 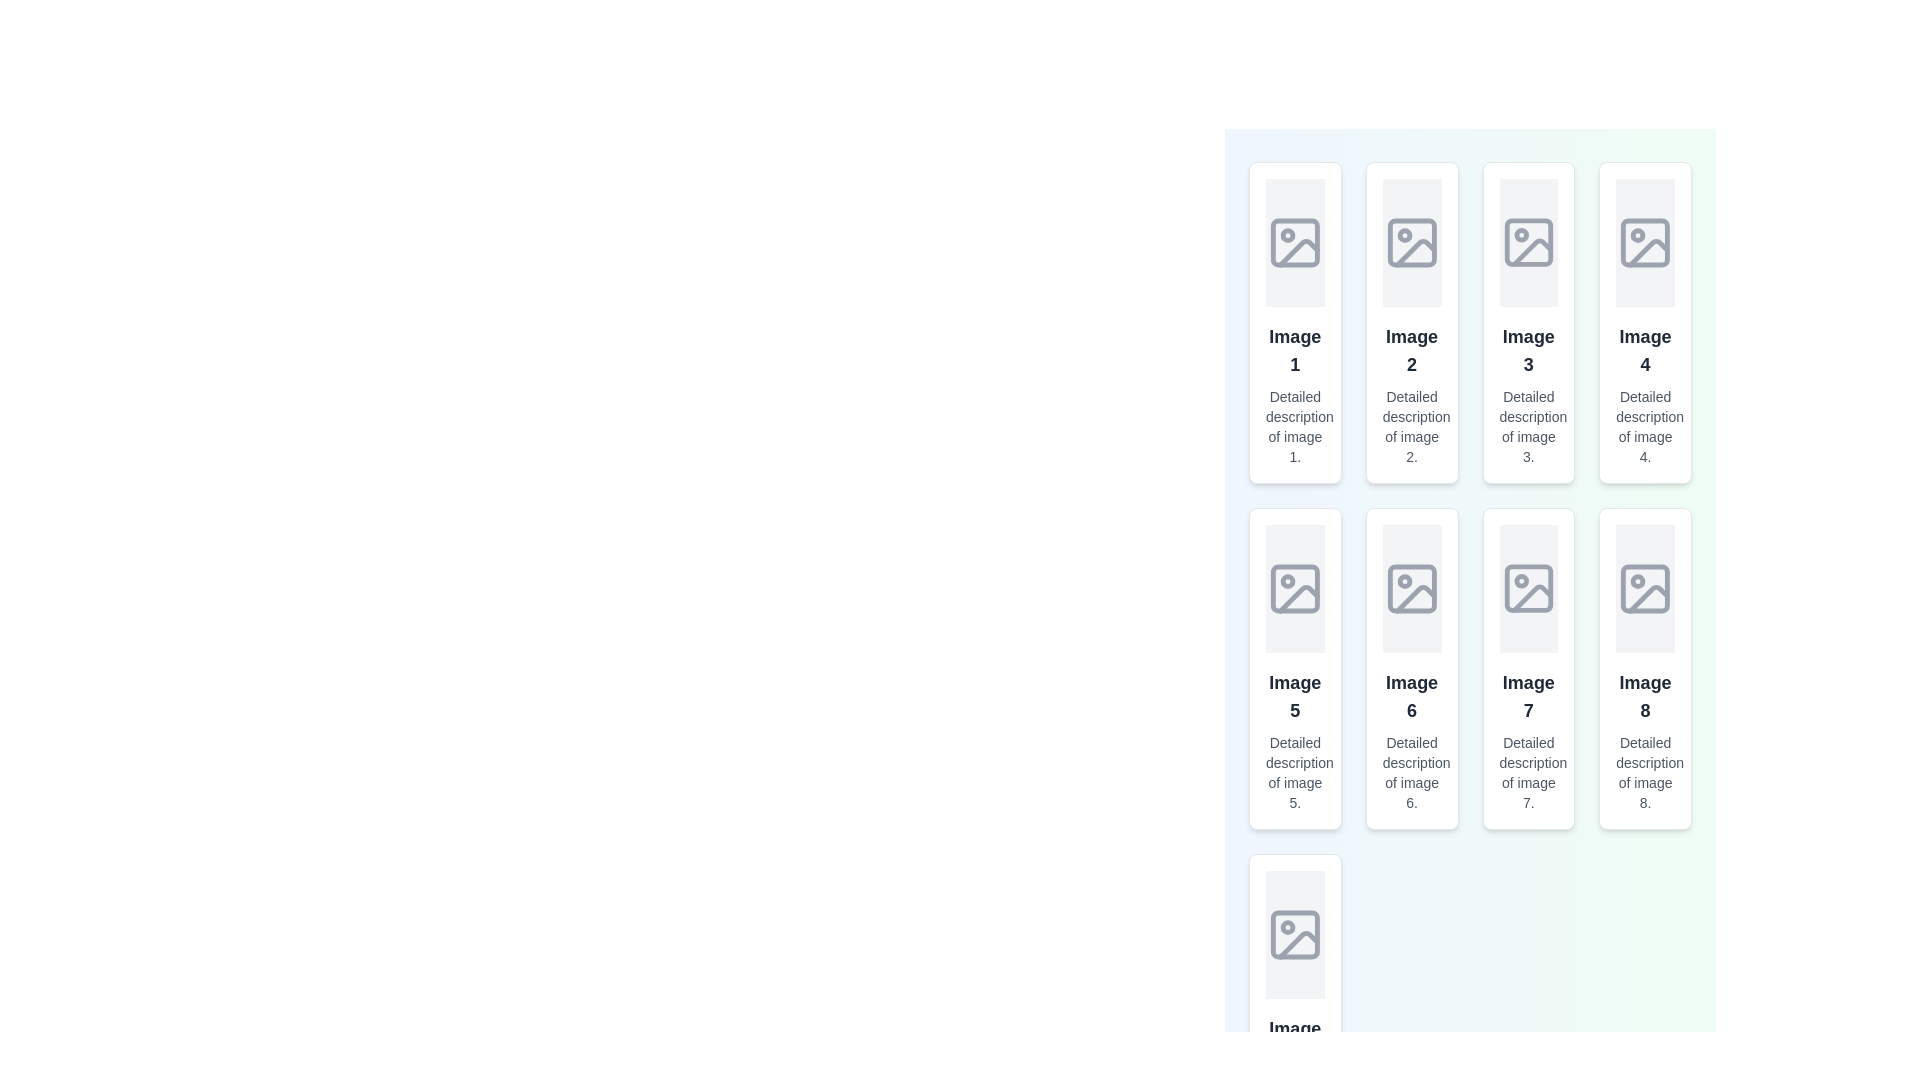 What do you see at coordinates (1645, 588) in the screenshot?
I see `the visual representation of the SVG rectangle with rounded corners, part of the icon depicting a mountain and a sun, located in the eighth item of a grid-like arrangement of image placeholders` at bounding box center [1645, 588].